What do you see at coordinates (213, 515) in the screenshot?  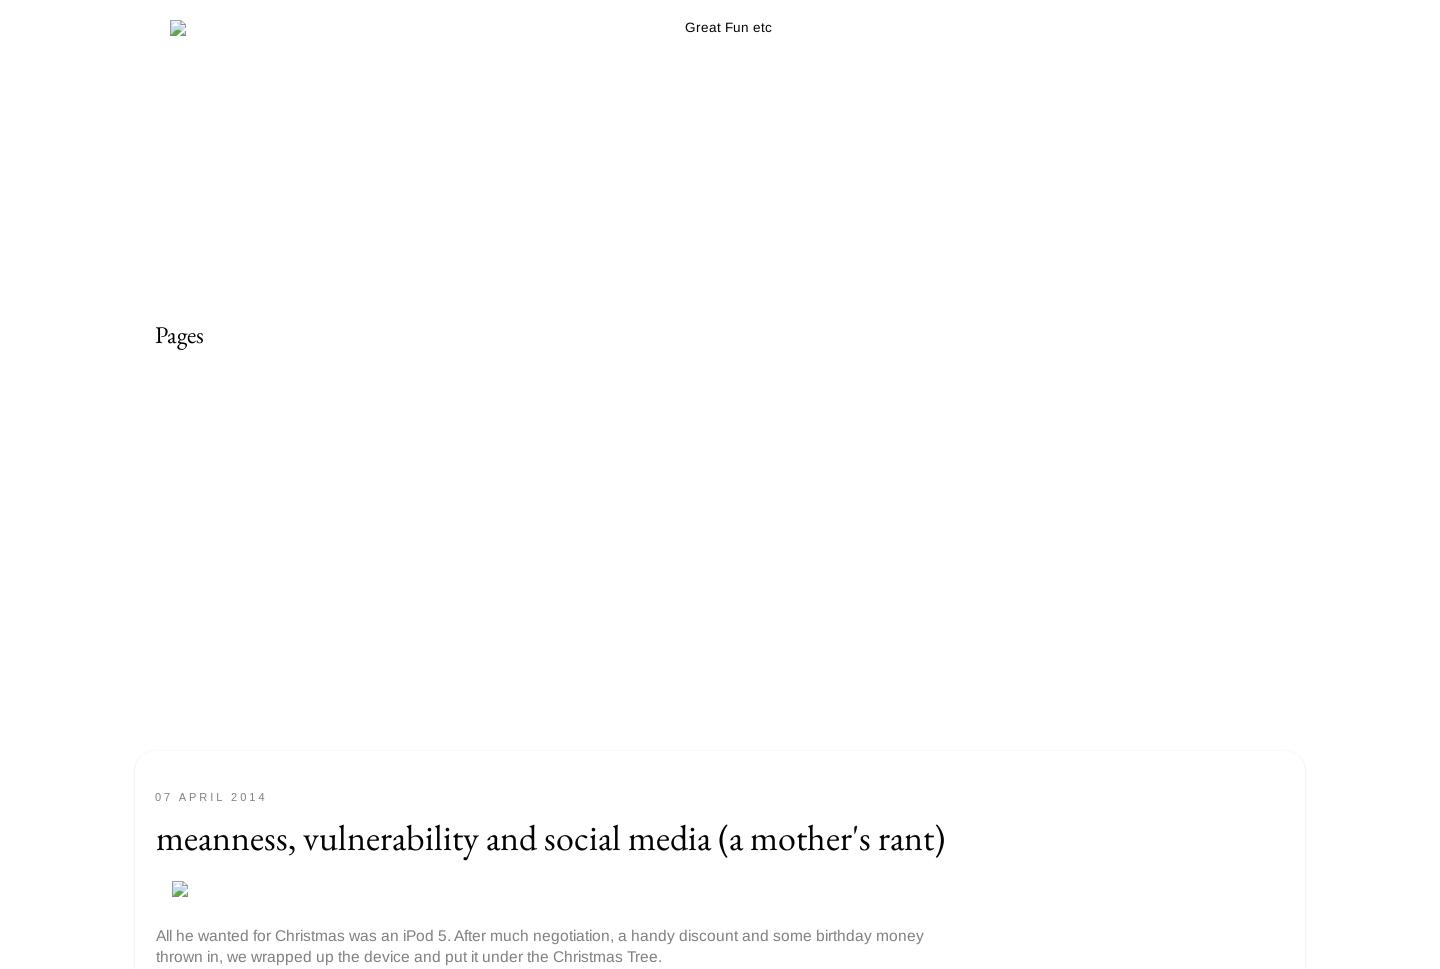 I see `'Family Fun etc'` at bounding box center [213, 515].